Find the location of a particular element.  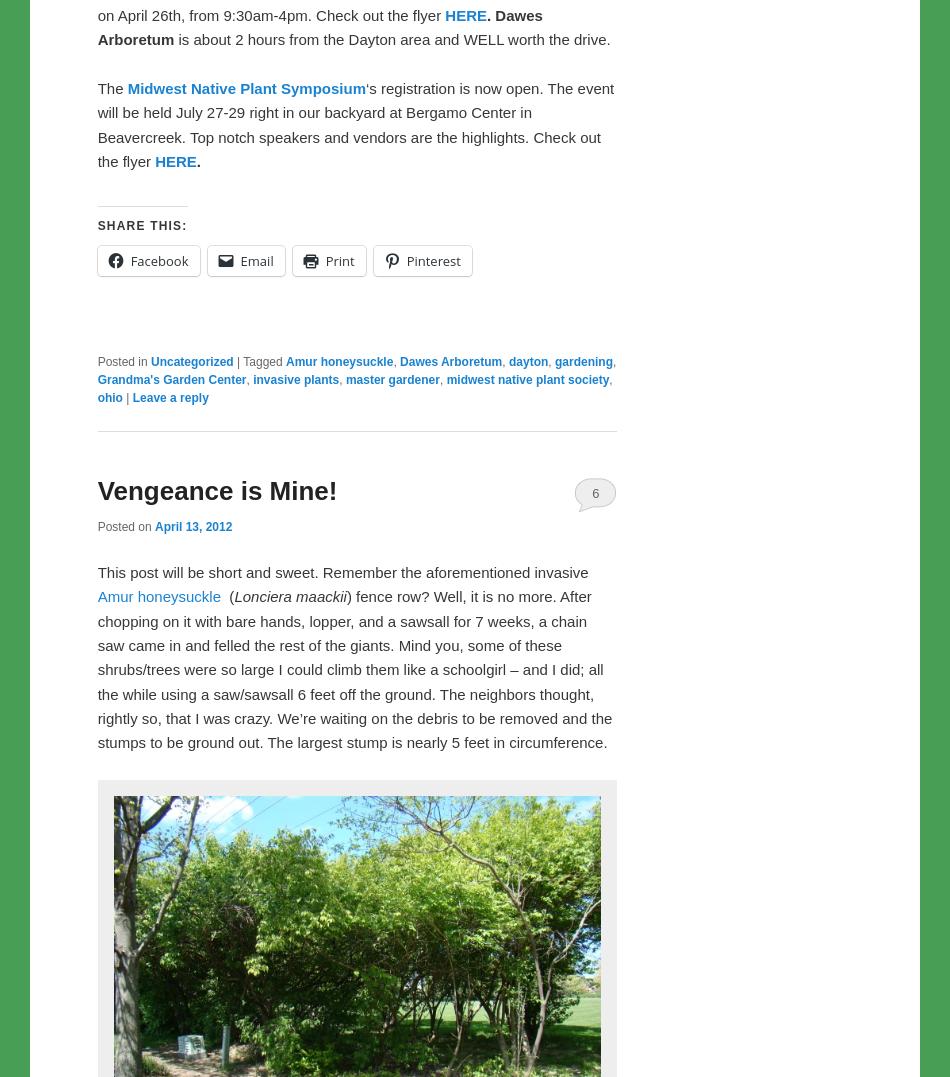

'The' is located at coordinates (112, 87).